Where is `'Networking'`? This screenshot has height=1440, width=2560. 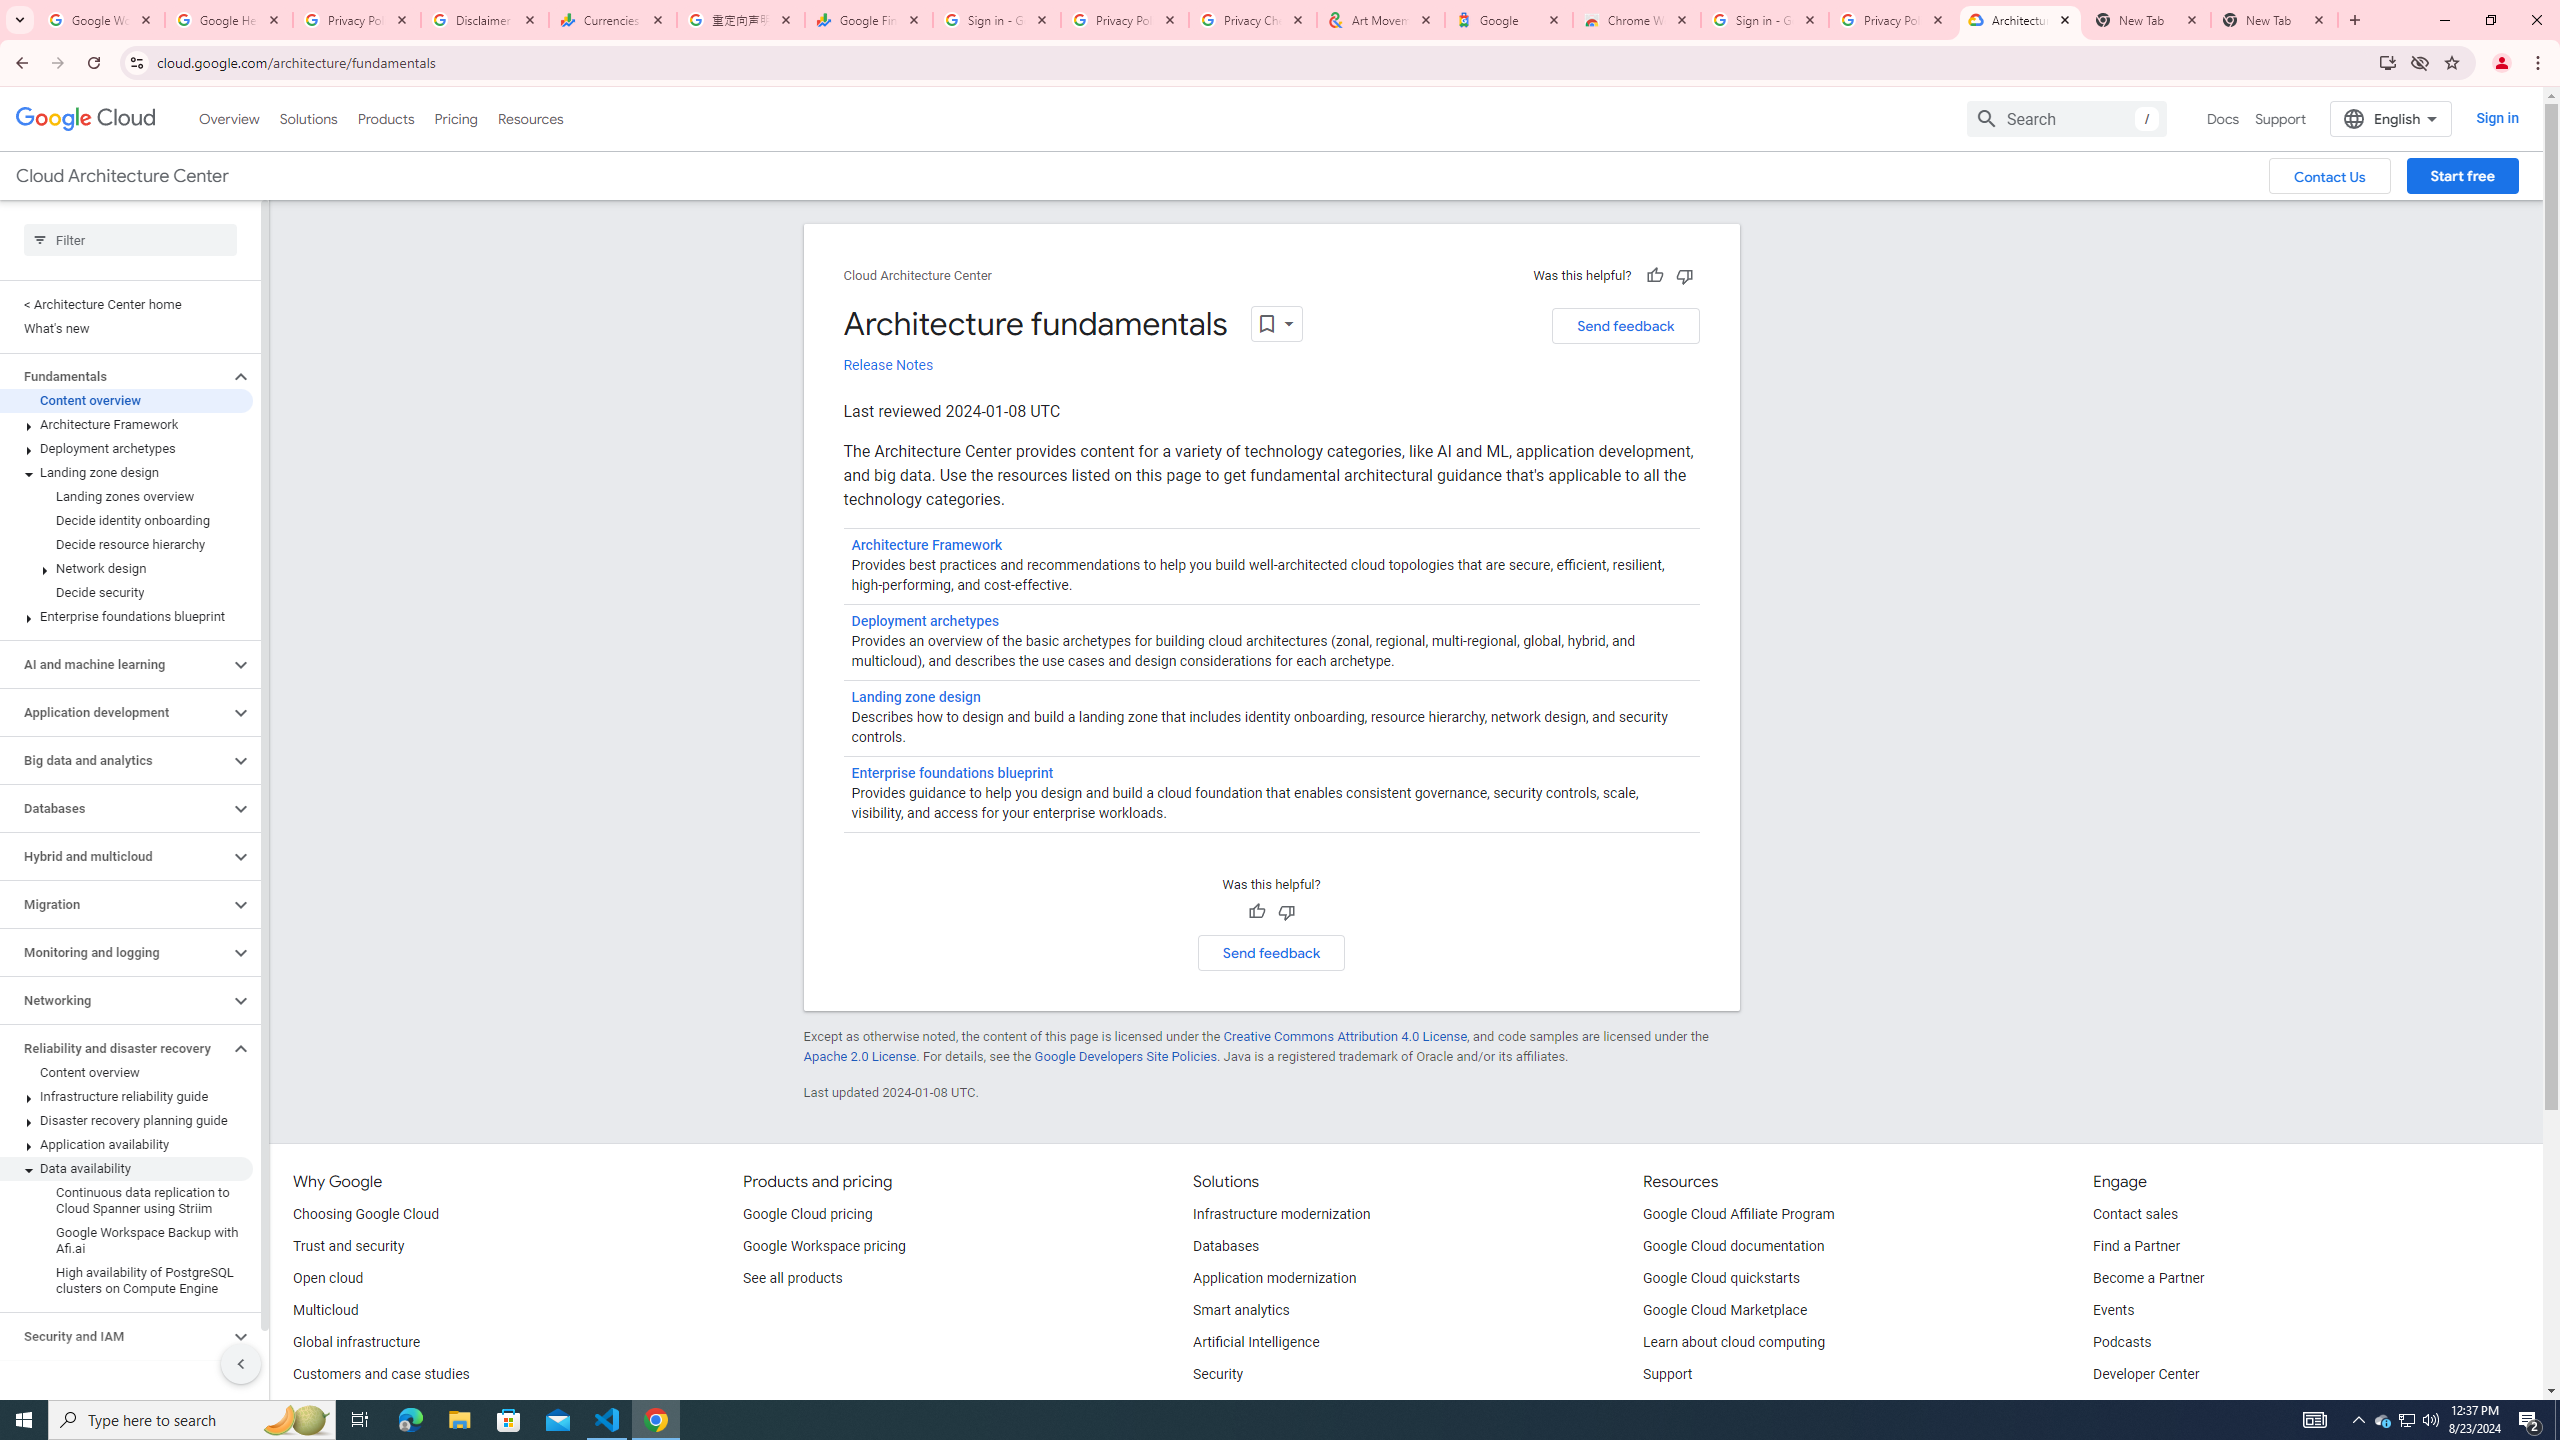
'Networking' is located at coordinates (113, 999).